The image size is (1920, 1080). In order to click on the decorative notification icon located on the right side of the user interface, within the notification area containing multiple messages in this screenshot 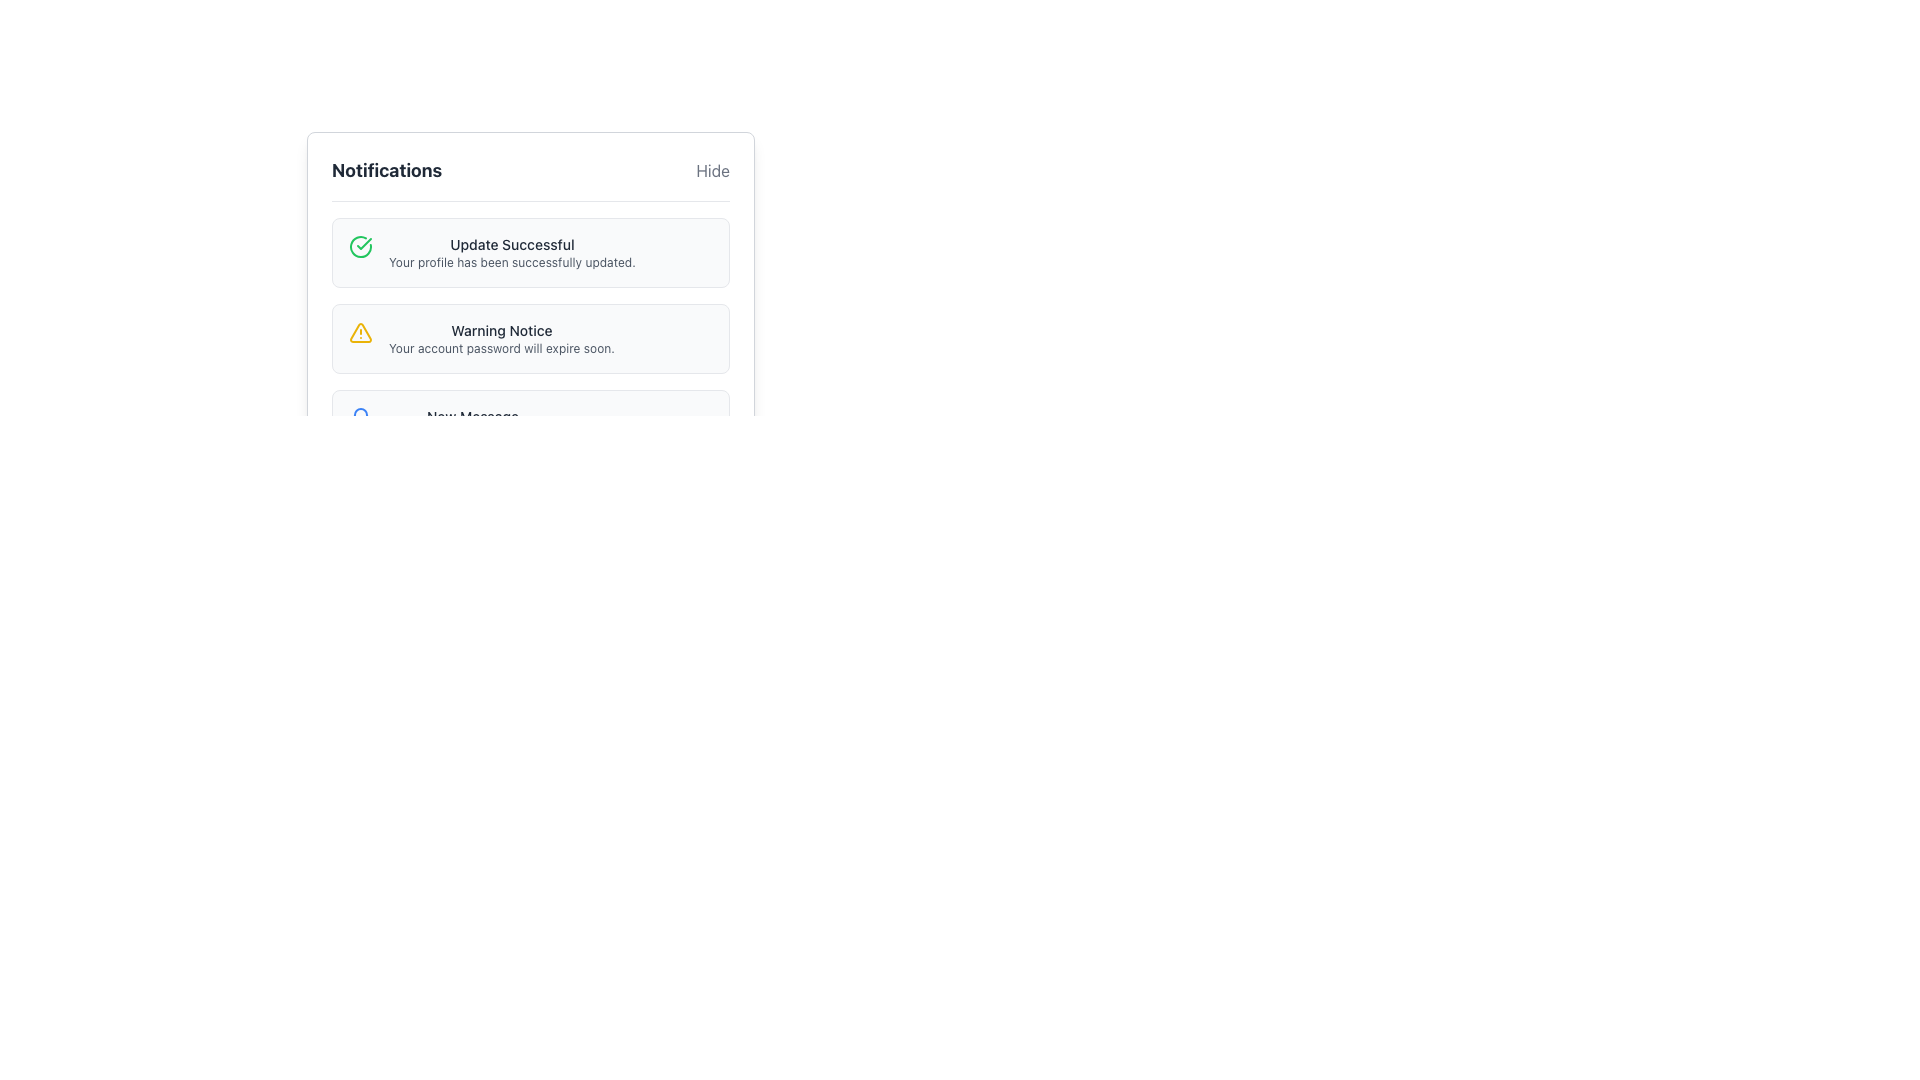, I will do `click(360, 415)`.